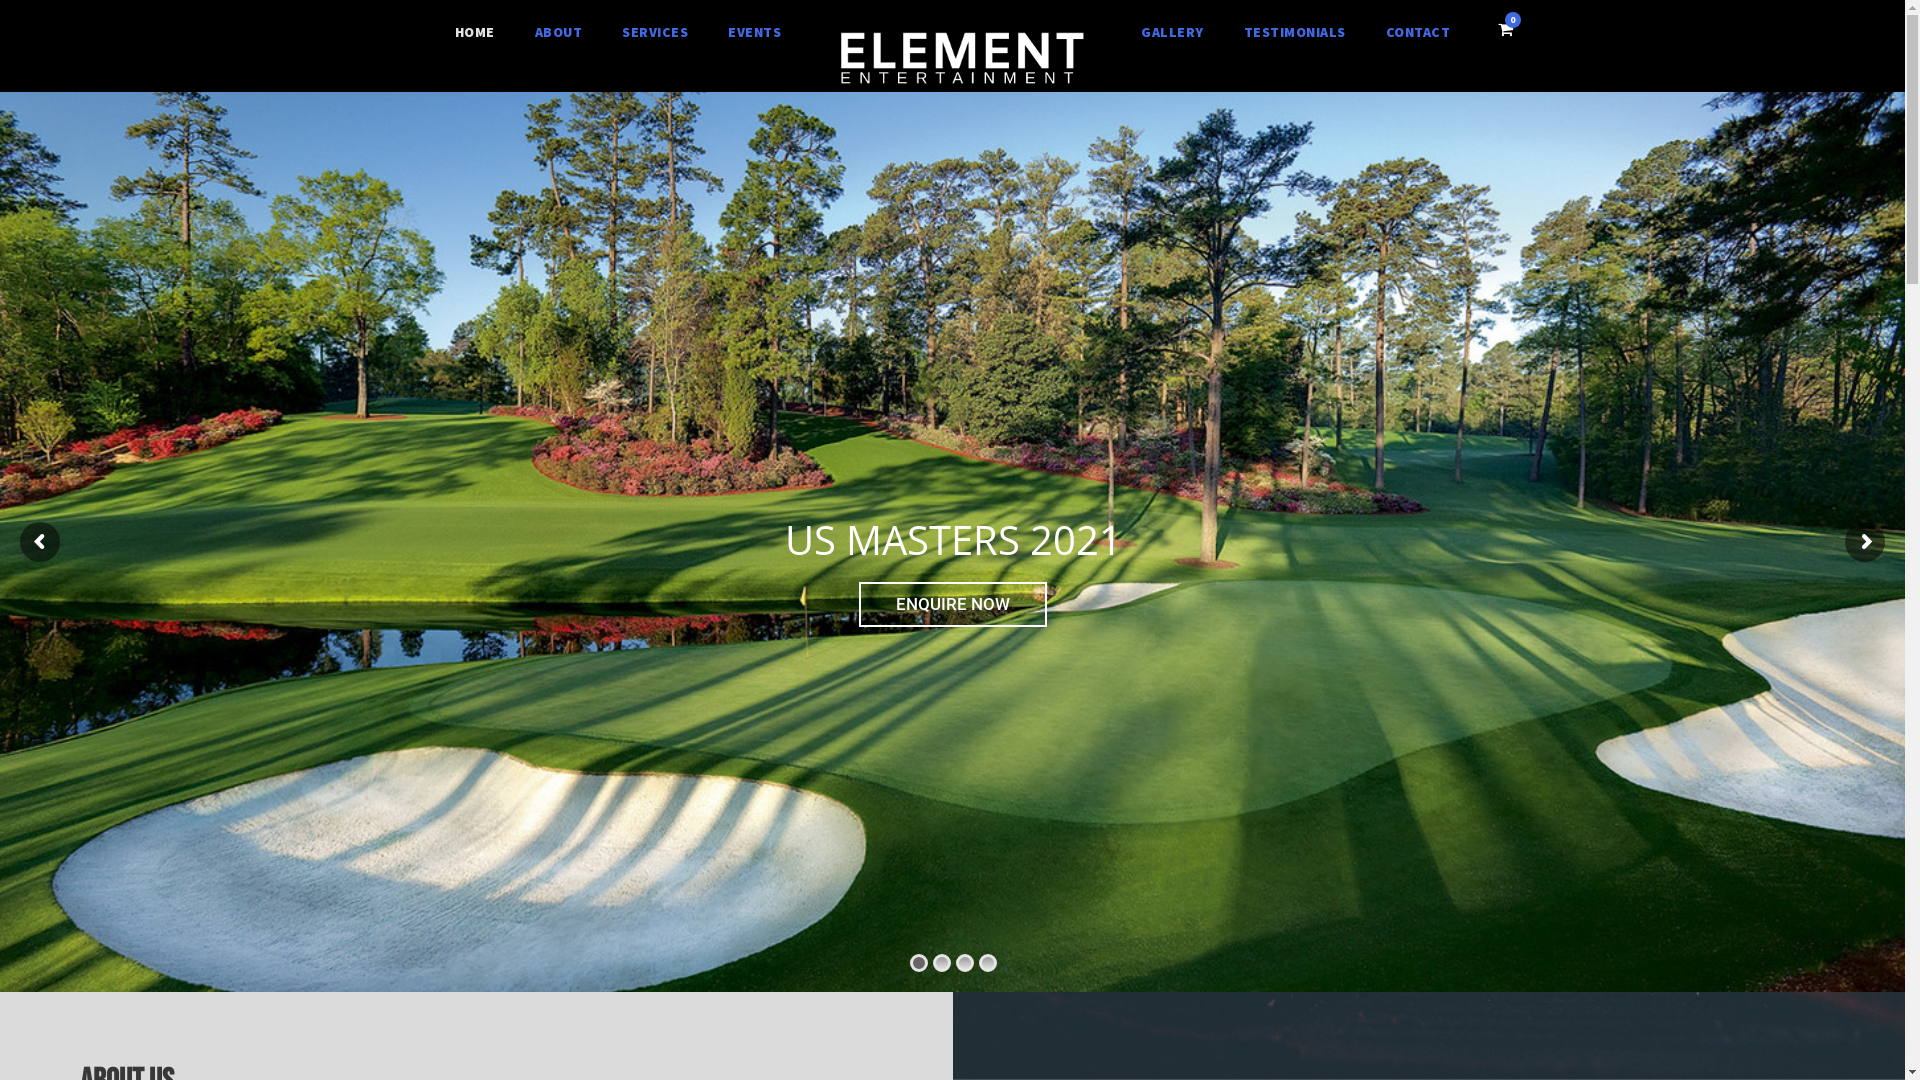 The image size is (1920, 1080). Describe the element at coordinates (1295, 33) in the screenshot. I see `'TESTIMONIALS'` at that location.